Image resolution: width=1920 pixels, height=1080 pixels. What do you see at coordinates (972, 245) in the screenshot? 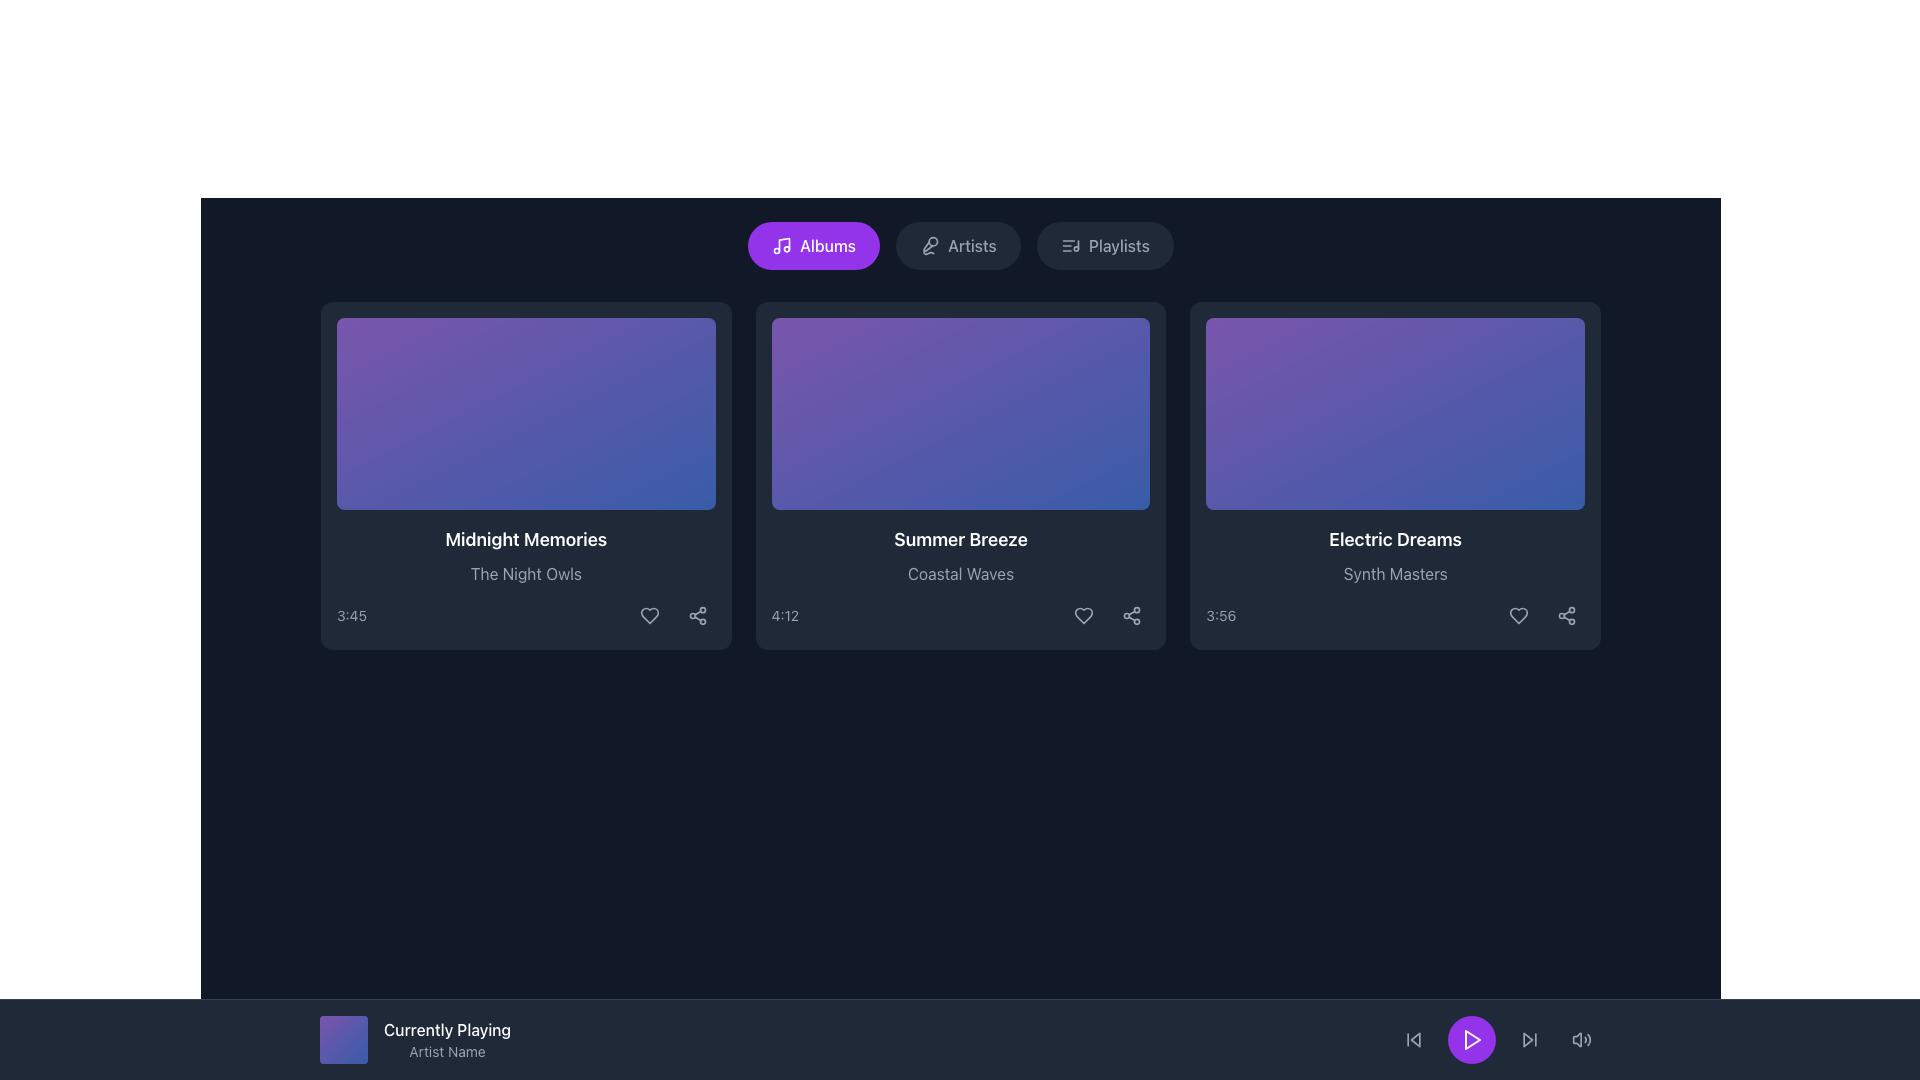
I see `the 'Artists' text label within the navigation button` at bounding box center [972, 245].